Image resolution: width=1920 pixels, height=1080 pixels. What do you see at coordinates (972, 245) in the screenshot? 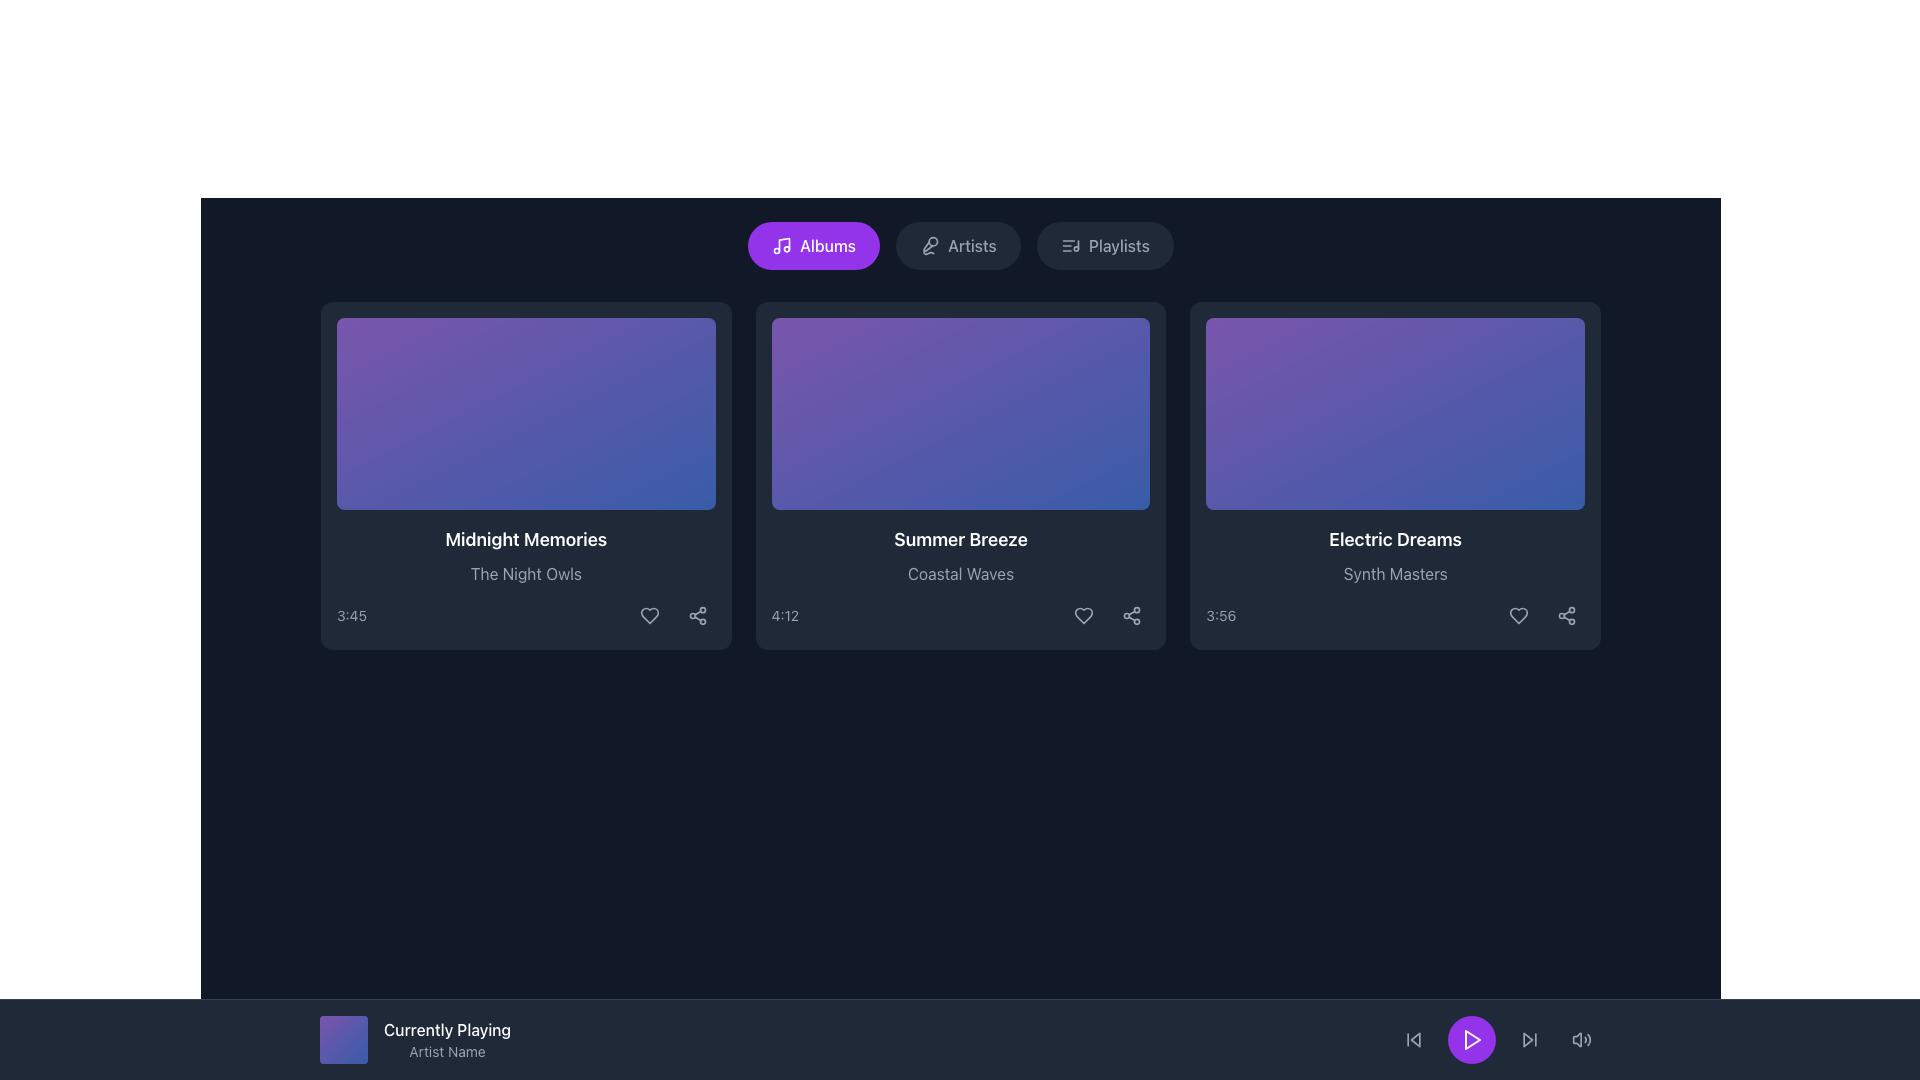
I see `the 'Artists' text label within the navigation button` at bounding box center [972, 245].